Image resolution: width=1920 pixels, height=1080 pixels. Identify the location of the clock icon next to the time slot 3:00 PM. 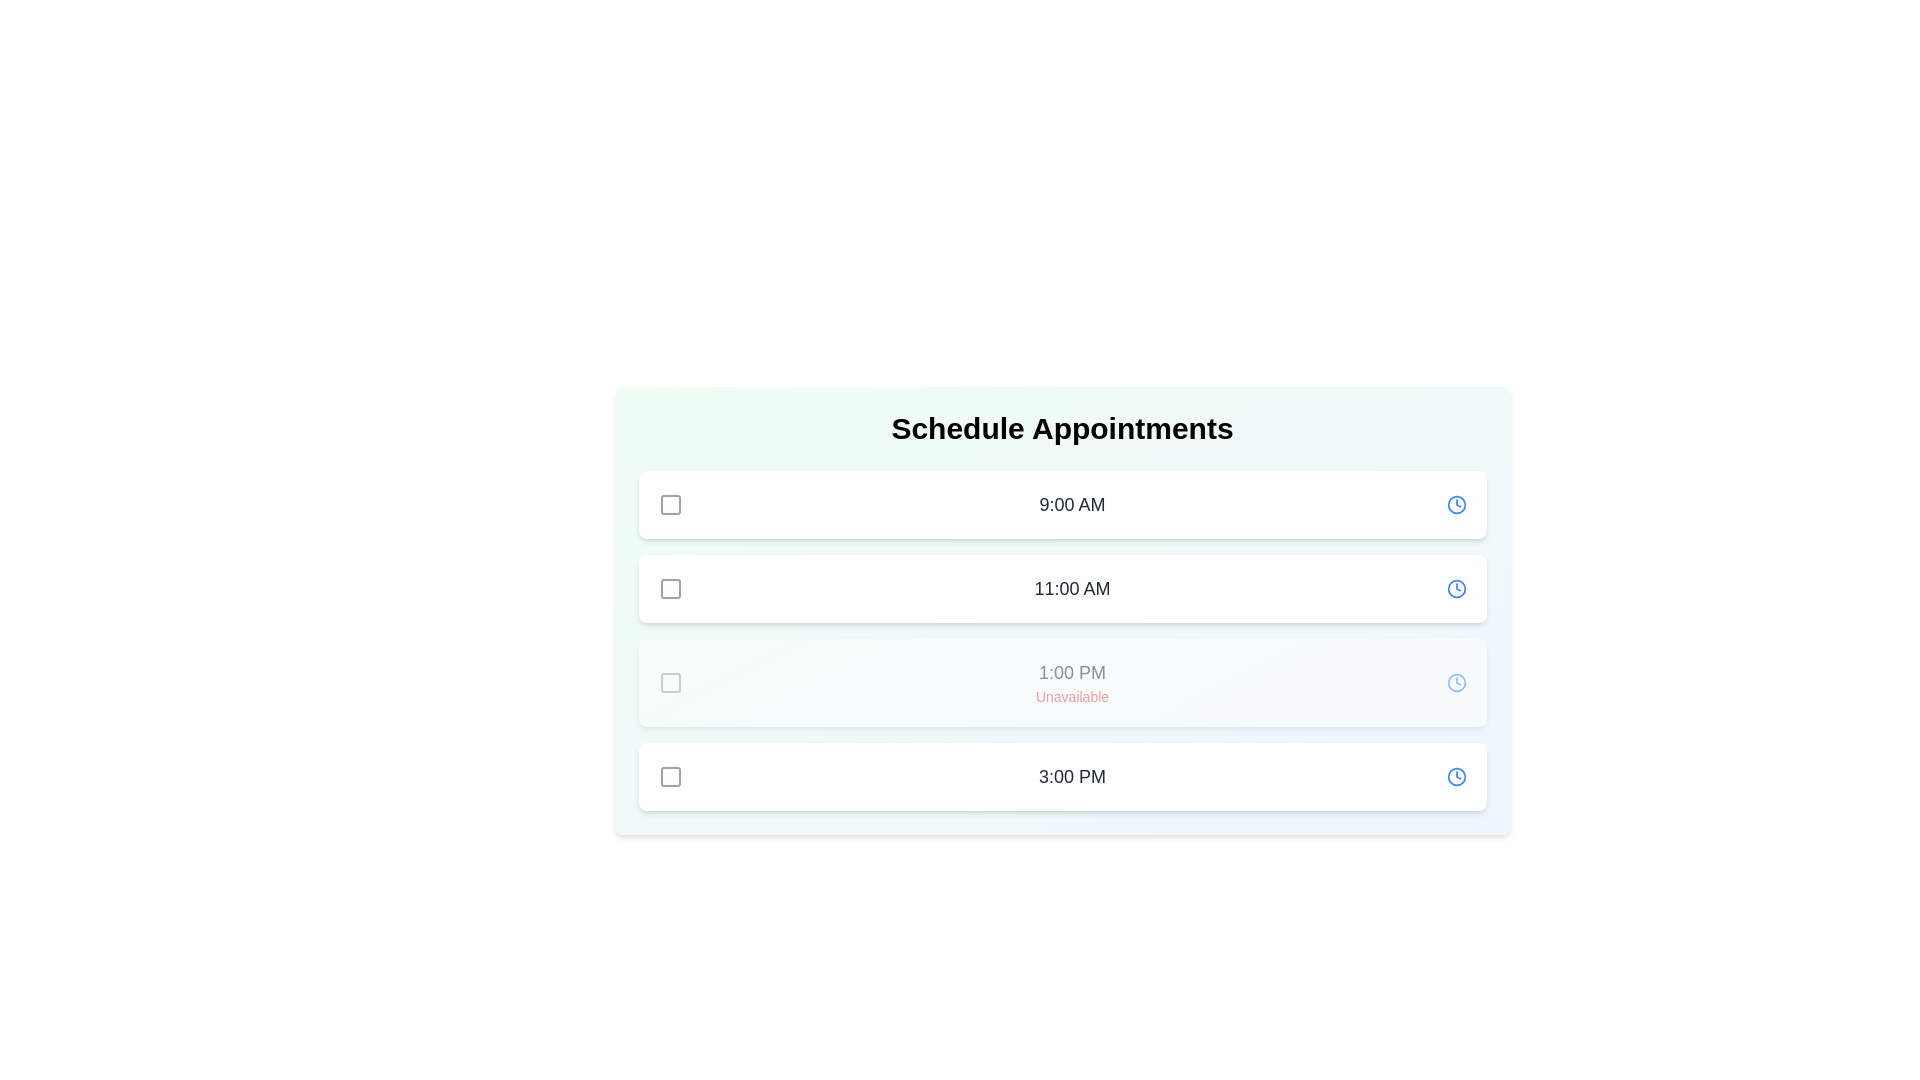
(1456, 775).